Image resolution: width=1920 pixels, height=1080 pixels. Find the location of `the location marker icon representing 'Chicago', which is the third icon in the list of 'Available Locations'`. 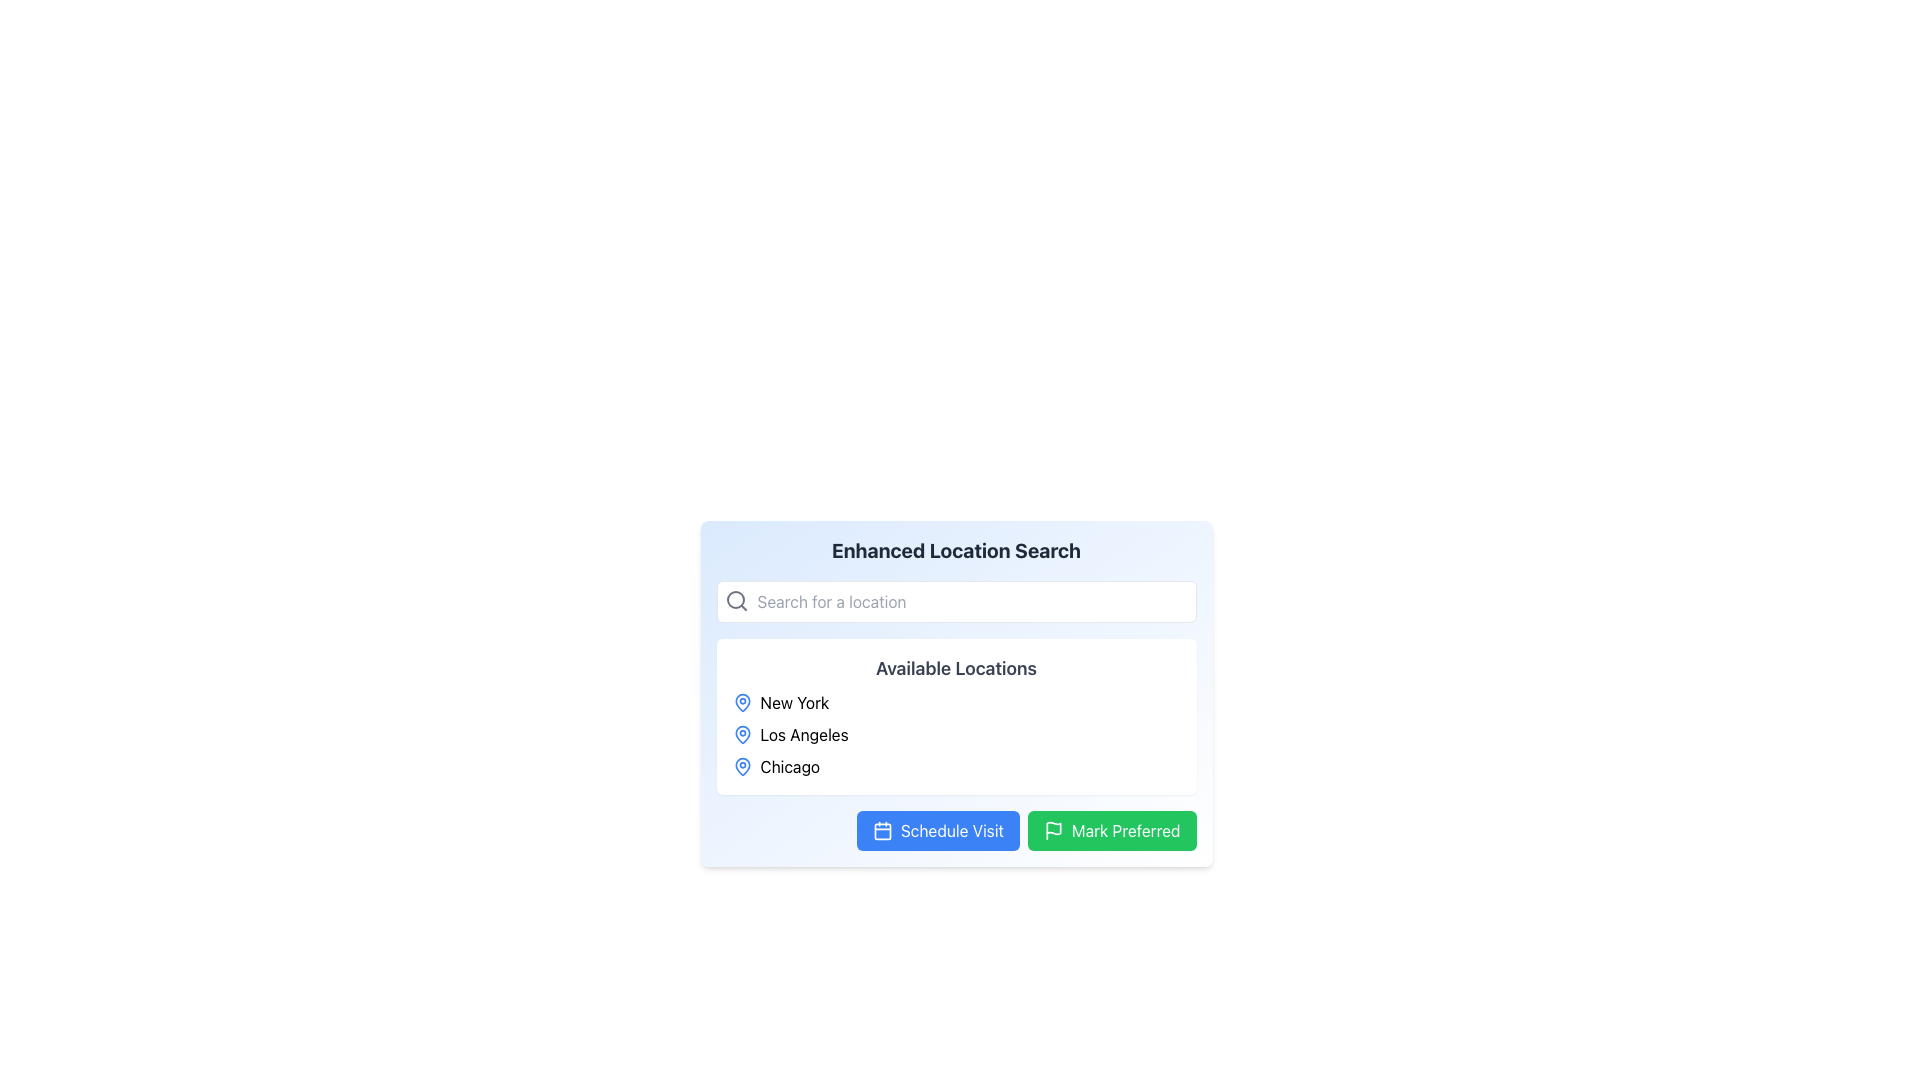

the location marker icon representing 'Chicago', which is the third icon in the list of 'Available Locations' is located at coordinates (741, 766).